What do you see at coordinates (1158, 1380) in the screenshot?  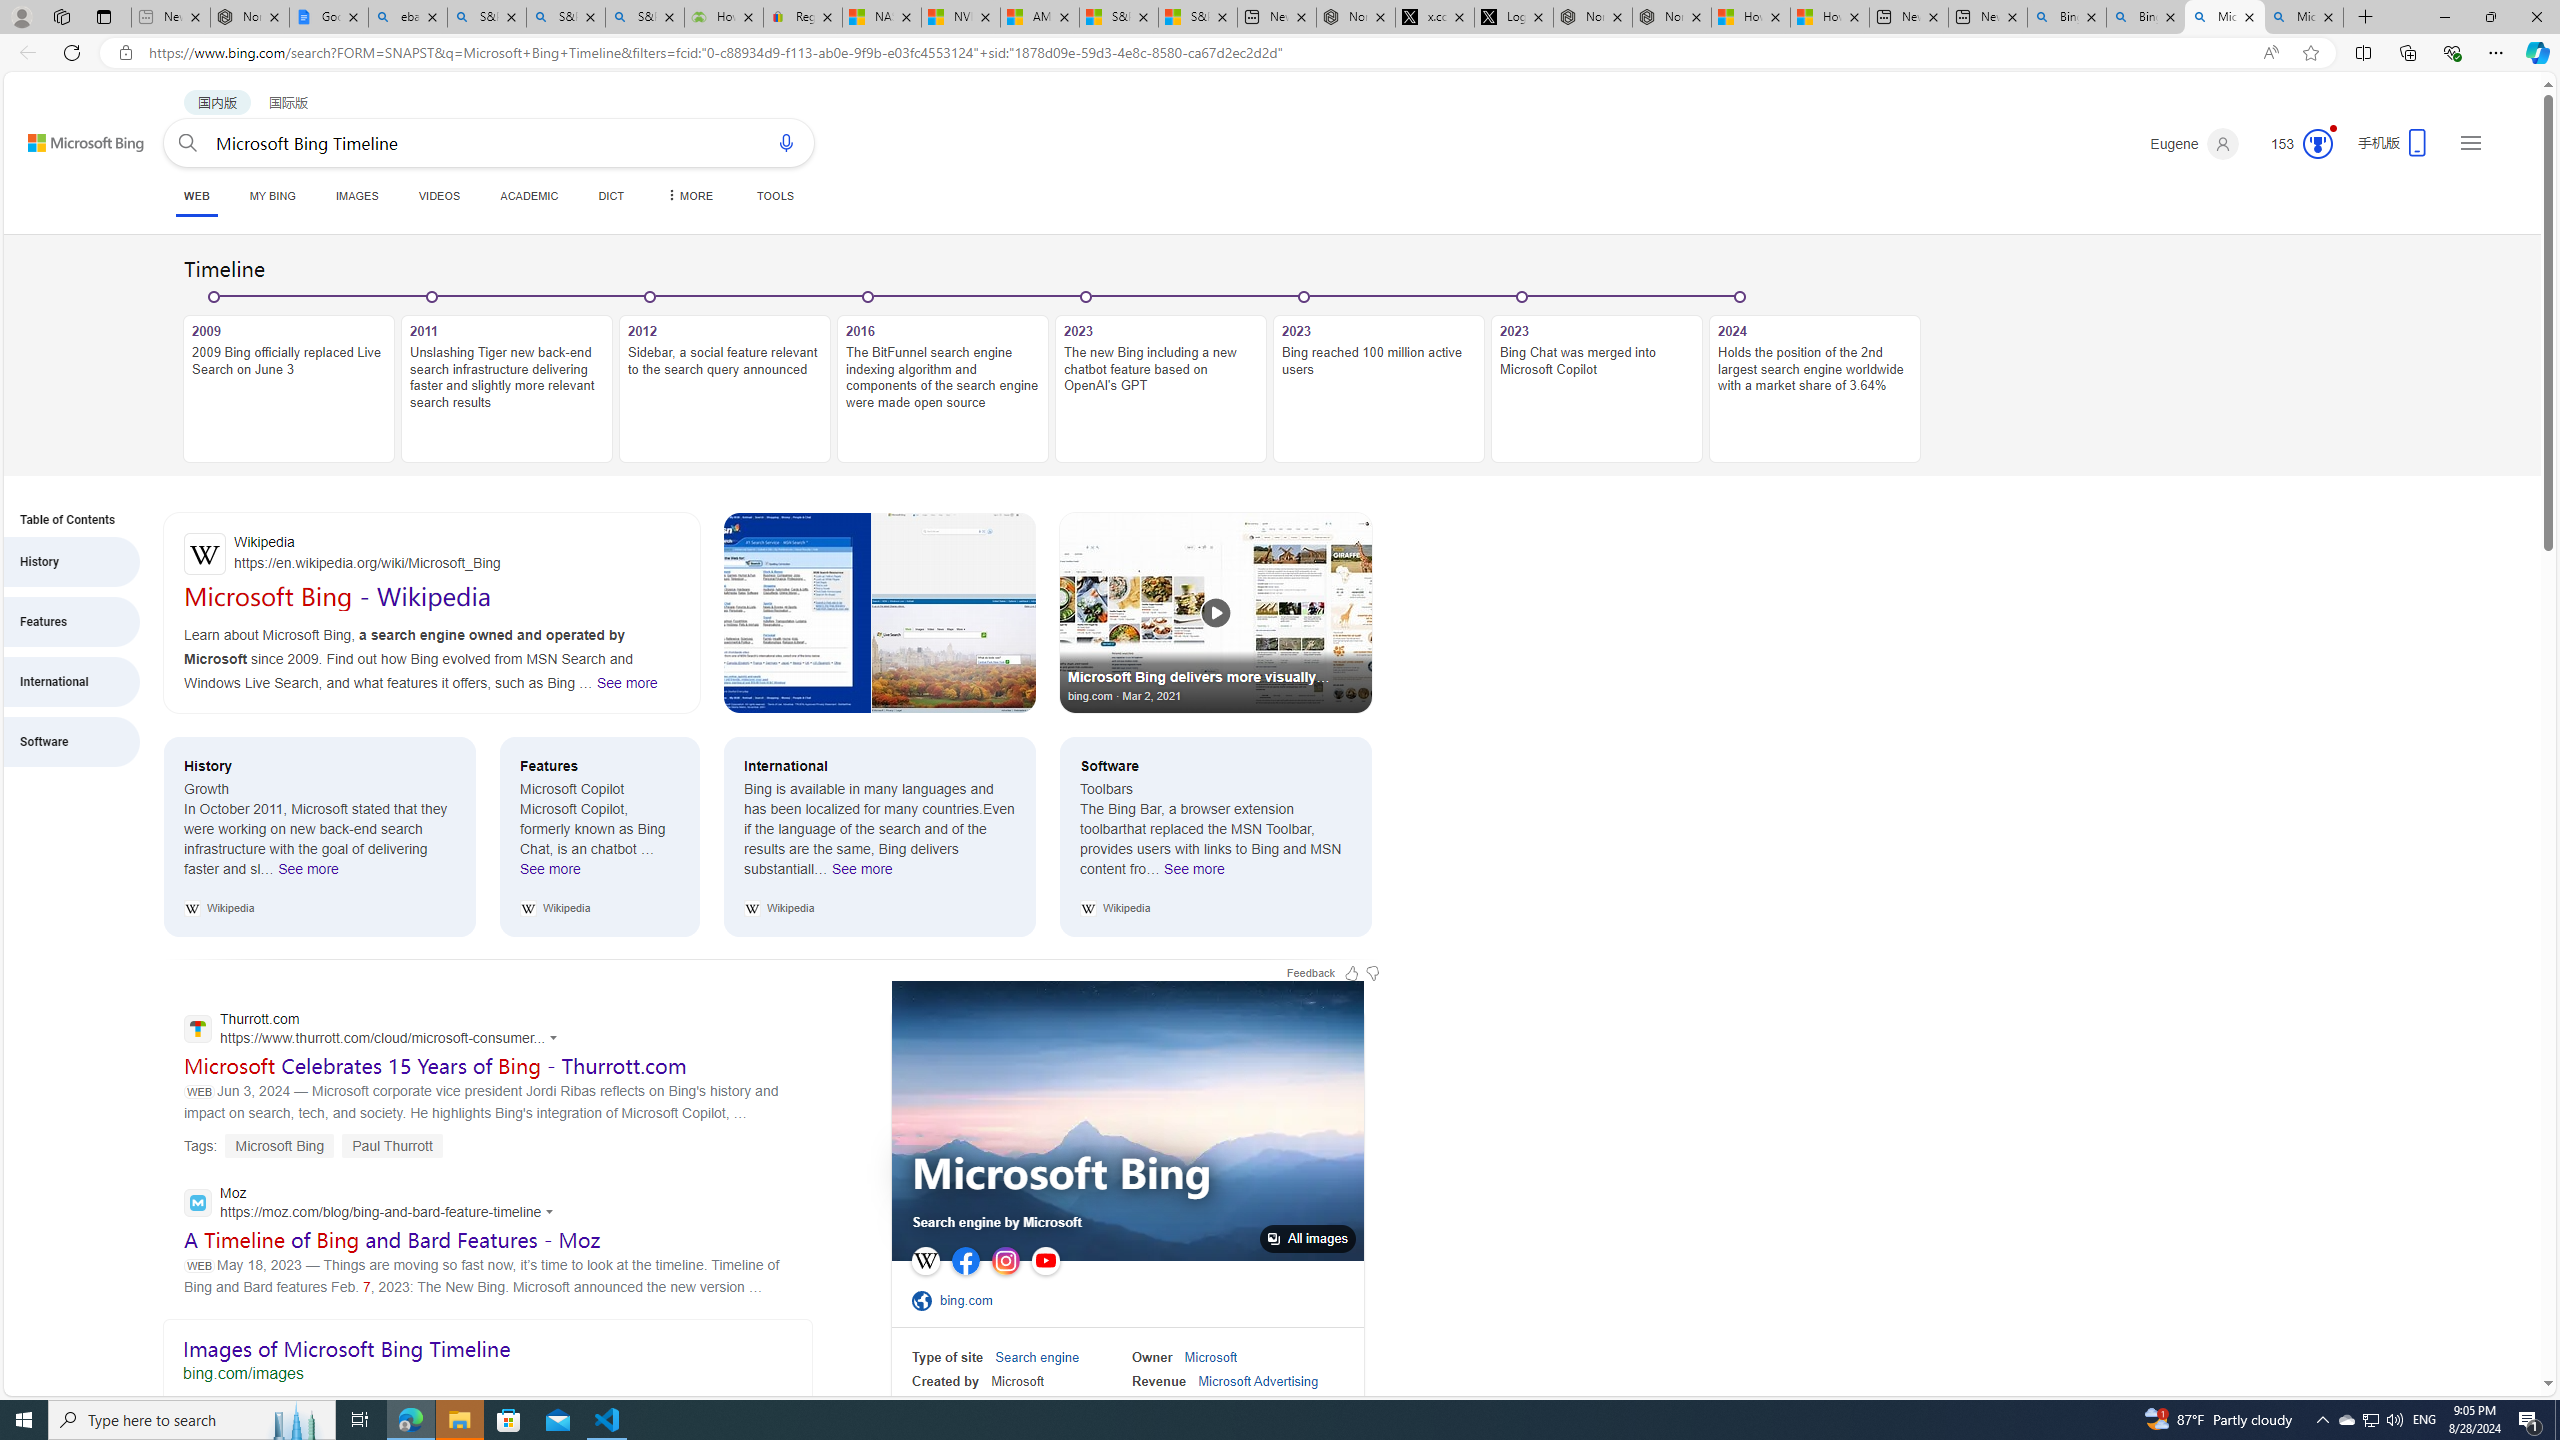 I see `'Revenue'` at bounding box center [1158, 1380].